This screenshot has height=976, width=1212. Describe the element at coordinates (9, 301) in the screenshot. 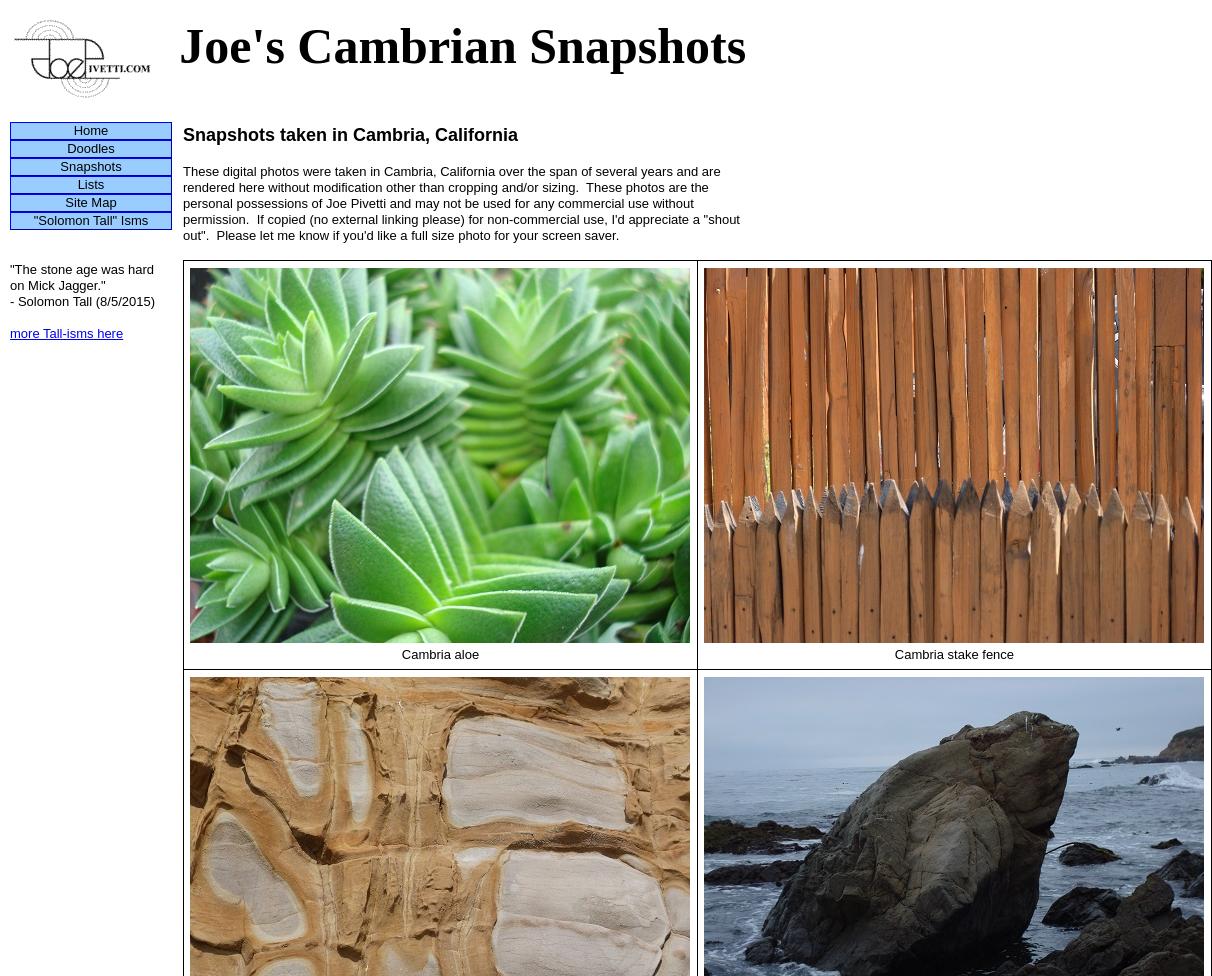

I see `'- Solomon Tall (8/5/2015)'` at that location.